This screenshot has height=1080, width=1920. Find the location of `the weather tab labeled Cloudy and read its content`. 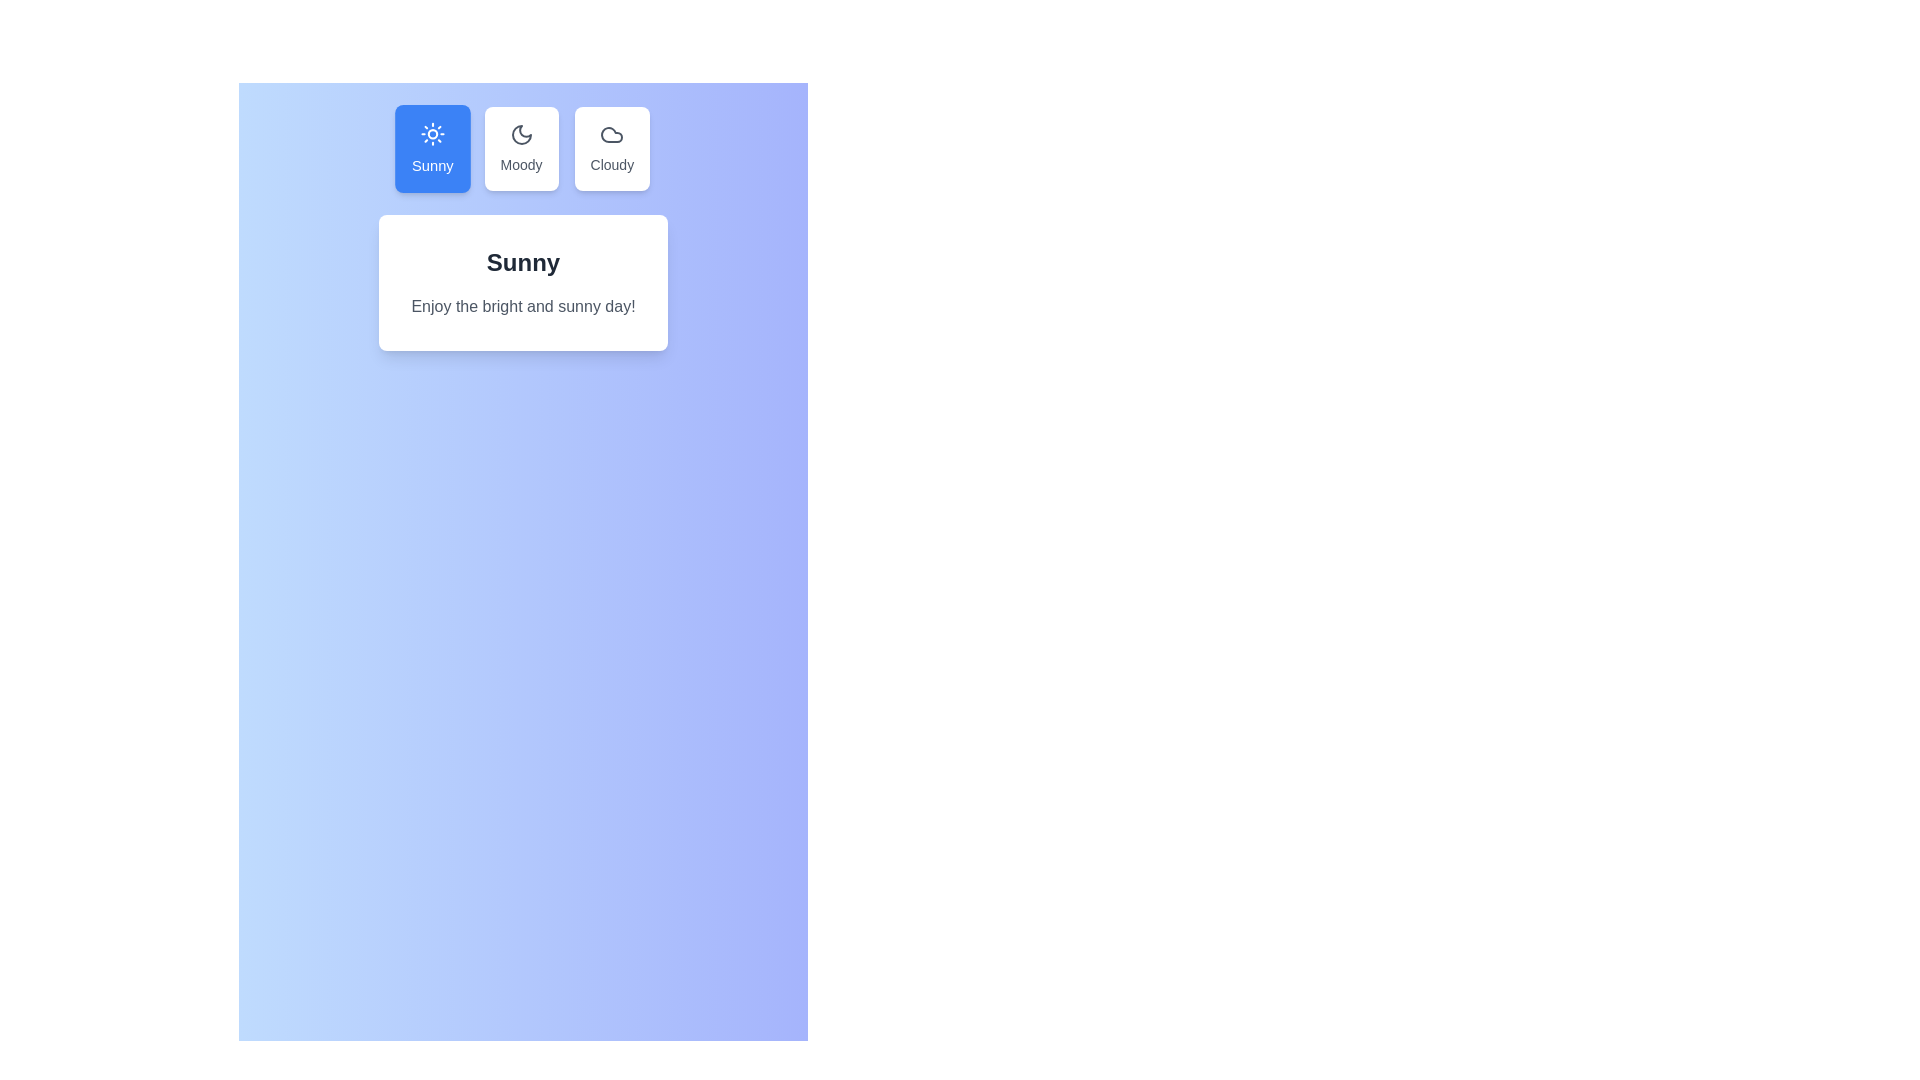

the weather tab labeled Cloudy and read its content is located at coordinates (611, 148).